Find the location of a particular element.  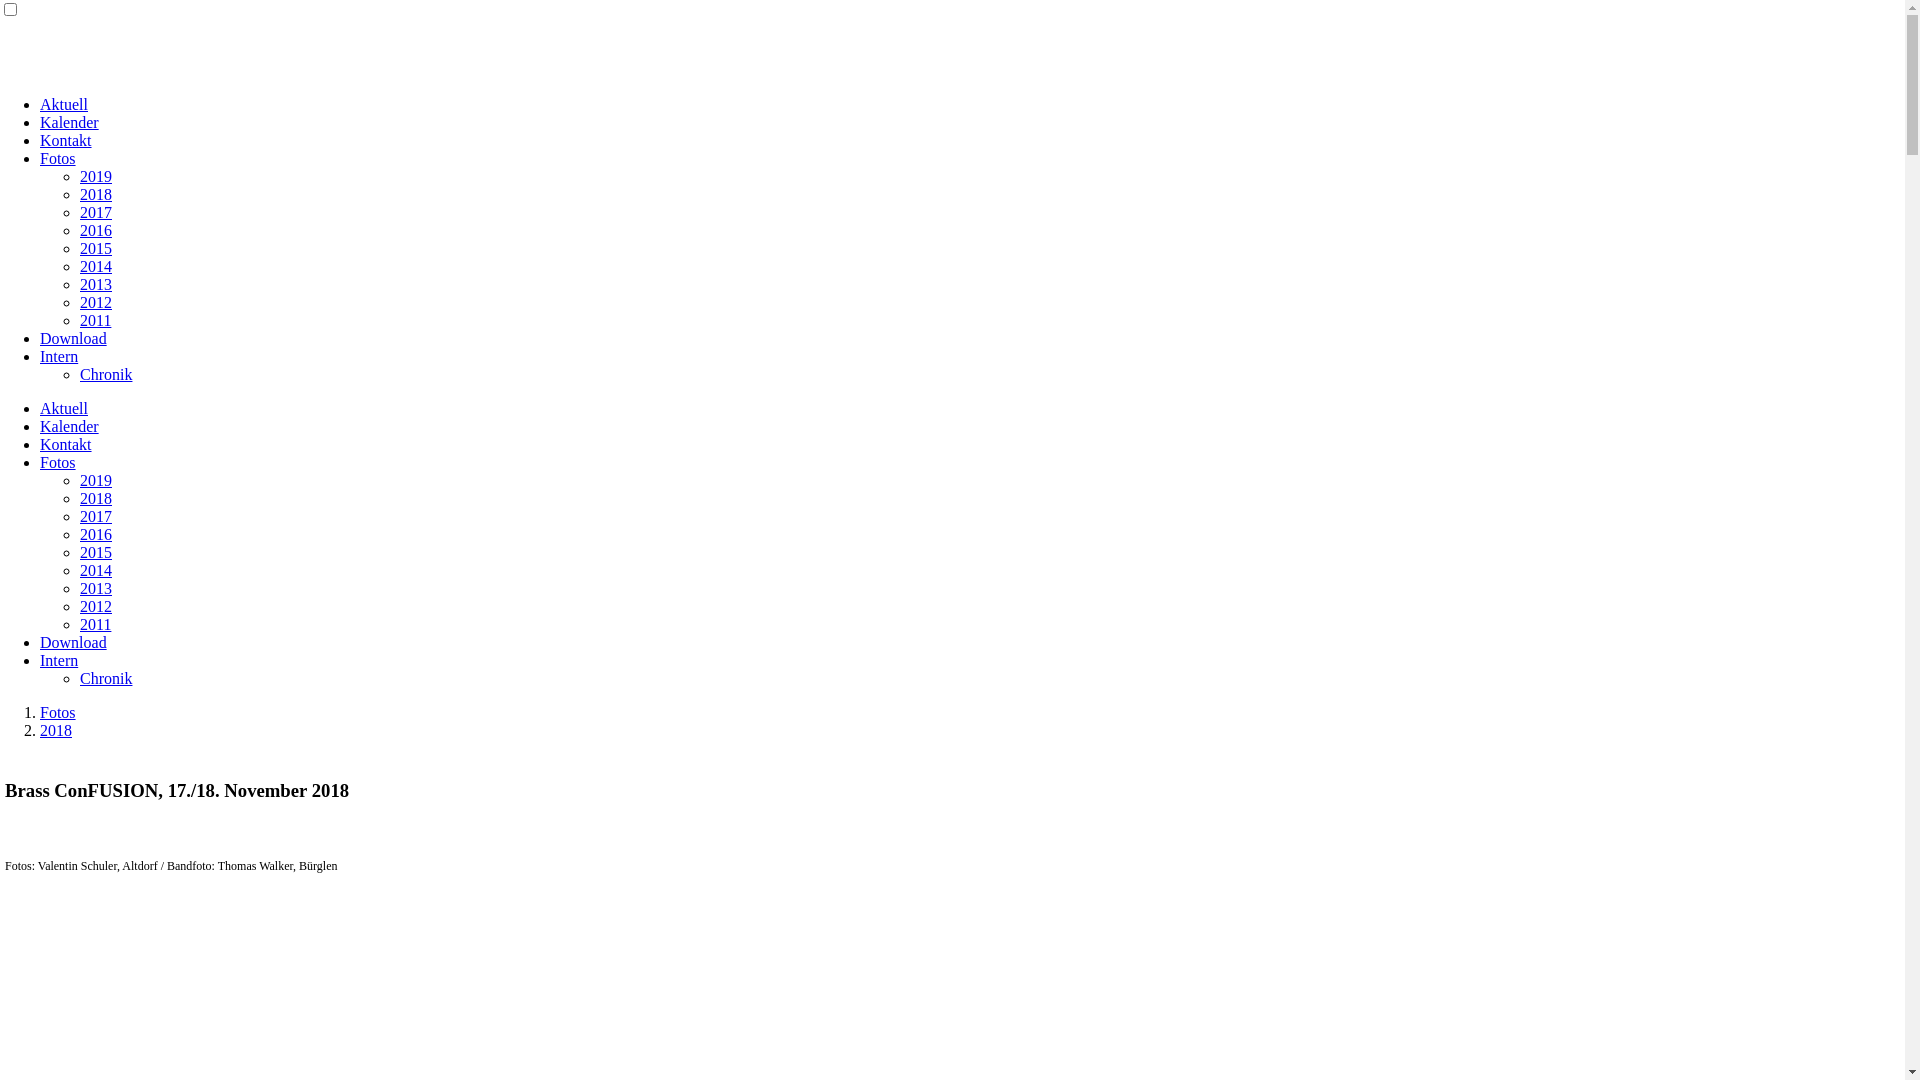

'2019' is located at coordinates (95, 175).